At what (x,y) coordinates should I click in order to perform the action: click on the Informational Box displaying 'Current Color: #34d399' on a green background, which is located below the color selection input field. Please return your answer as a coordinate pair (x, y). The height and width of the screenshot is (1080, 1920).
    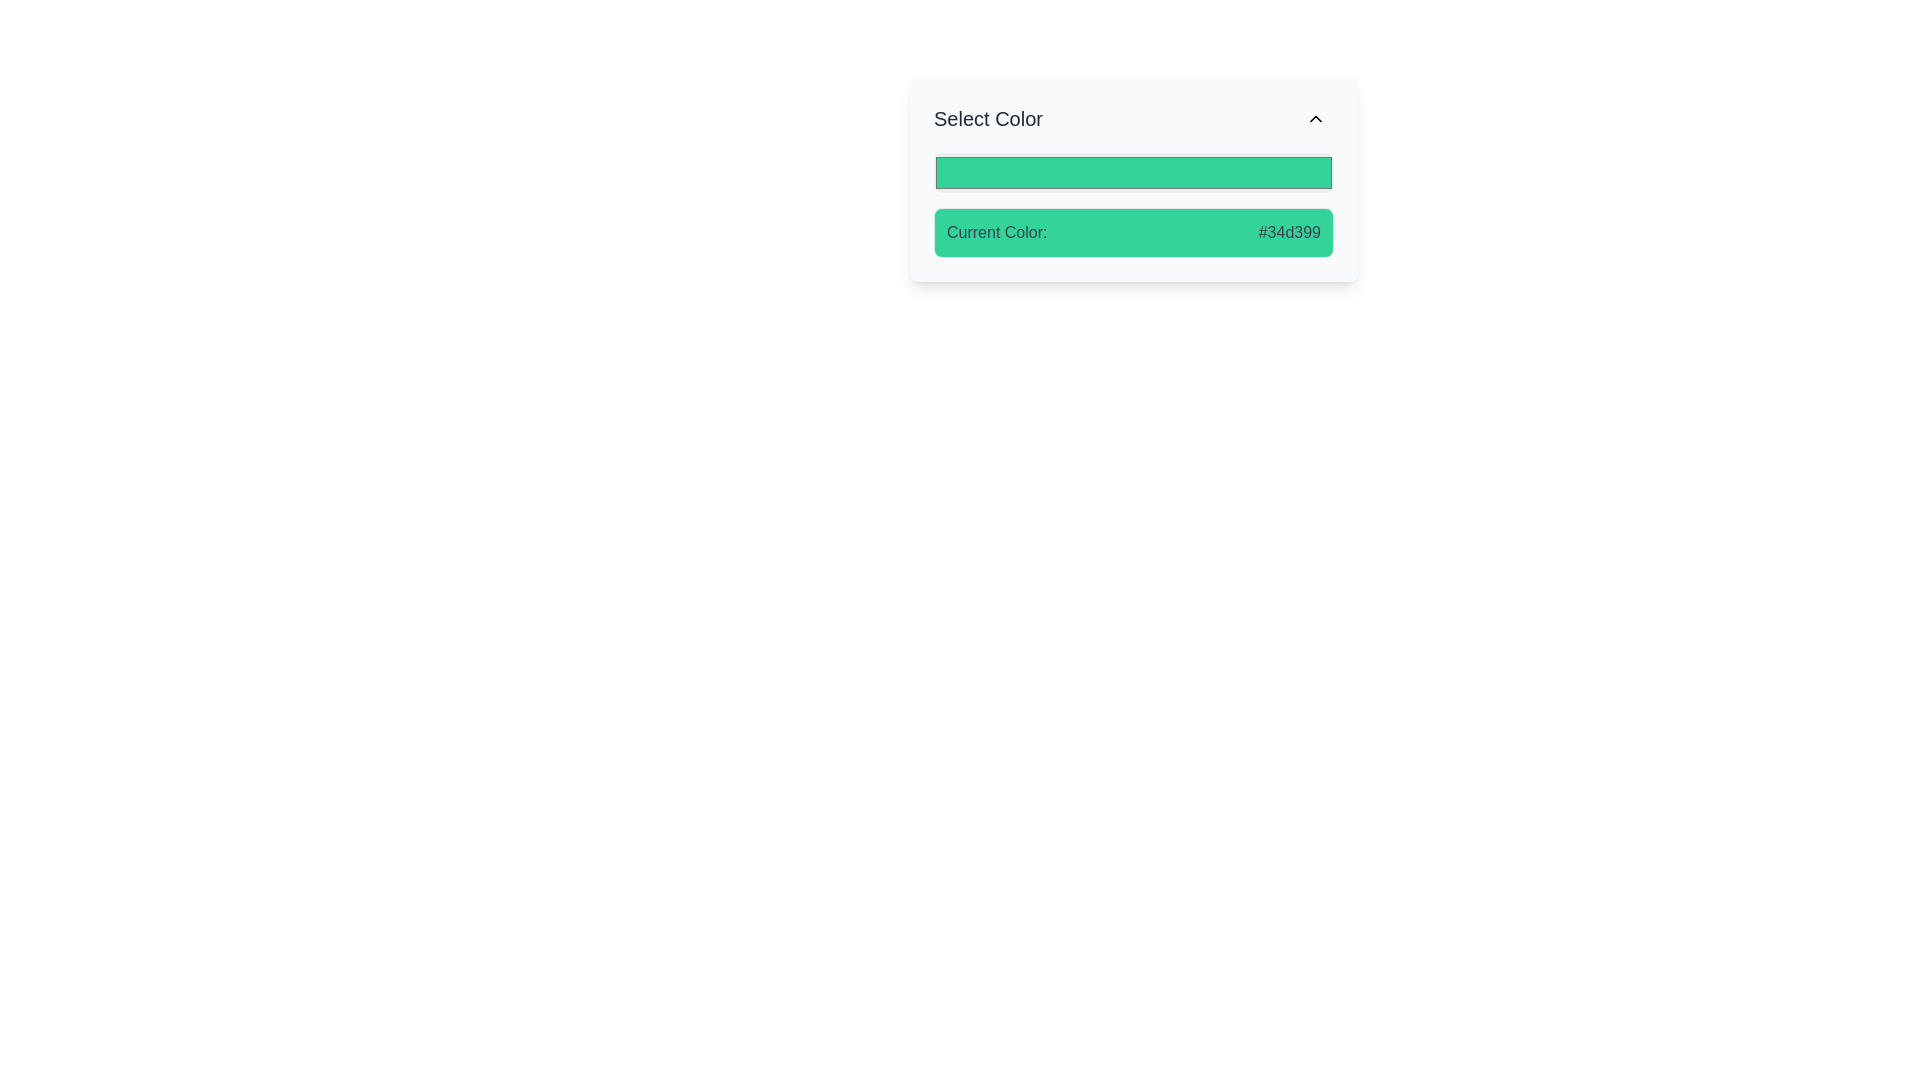
    Looking at the image, I should click on (1133, 205).